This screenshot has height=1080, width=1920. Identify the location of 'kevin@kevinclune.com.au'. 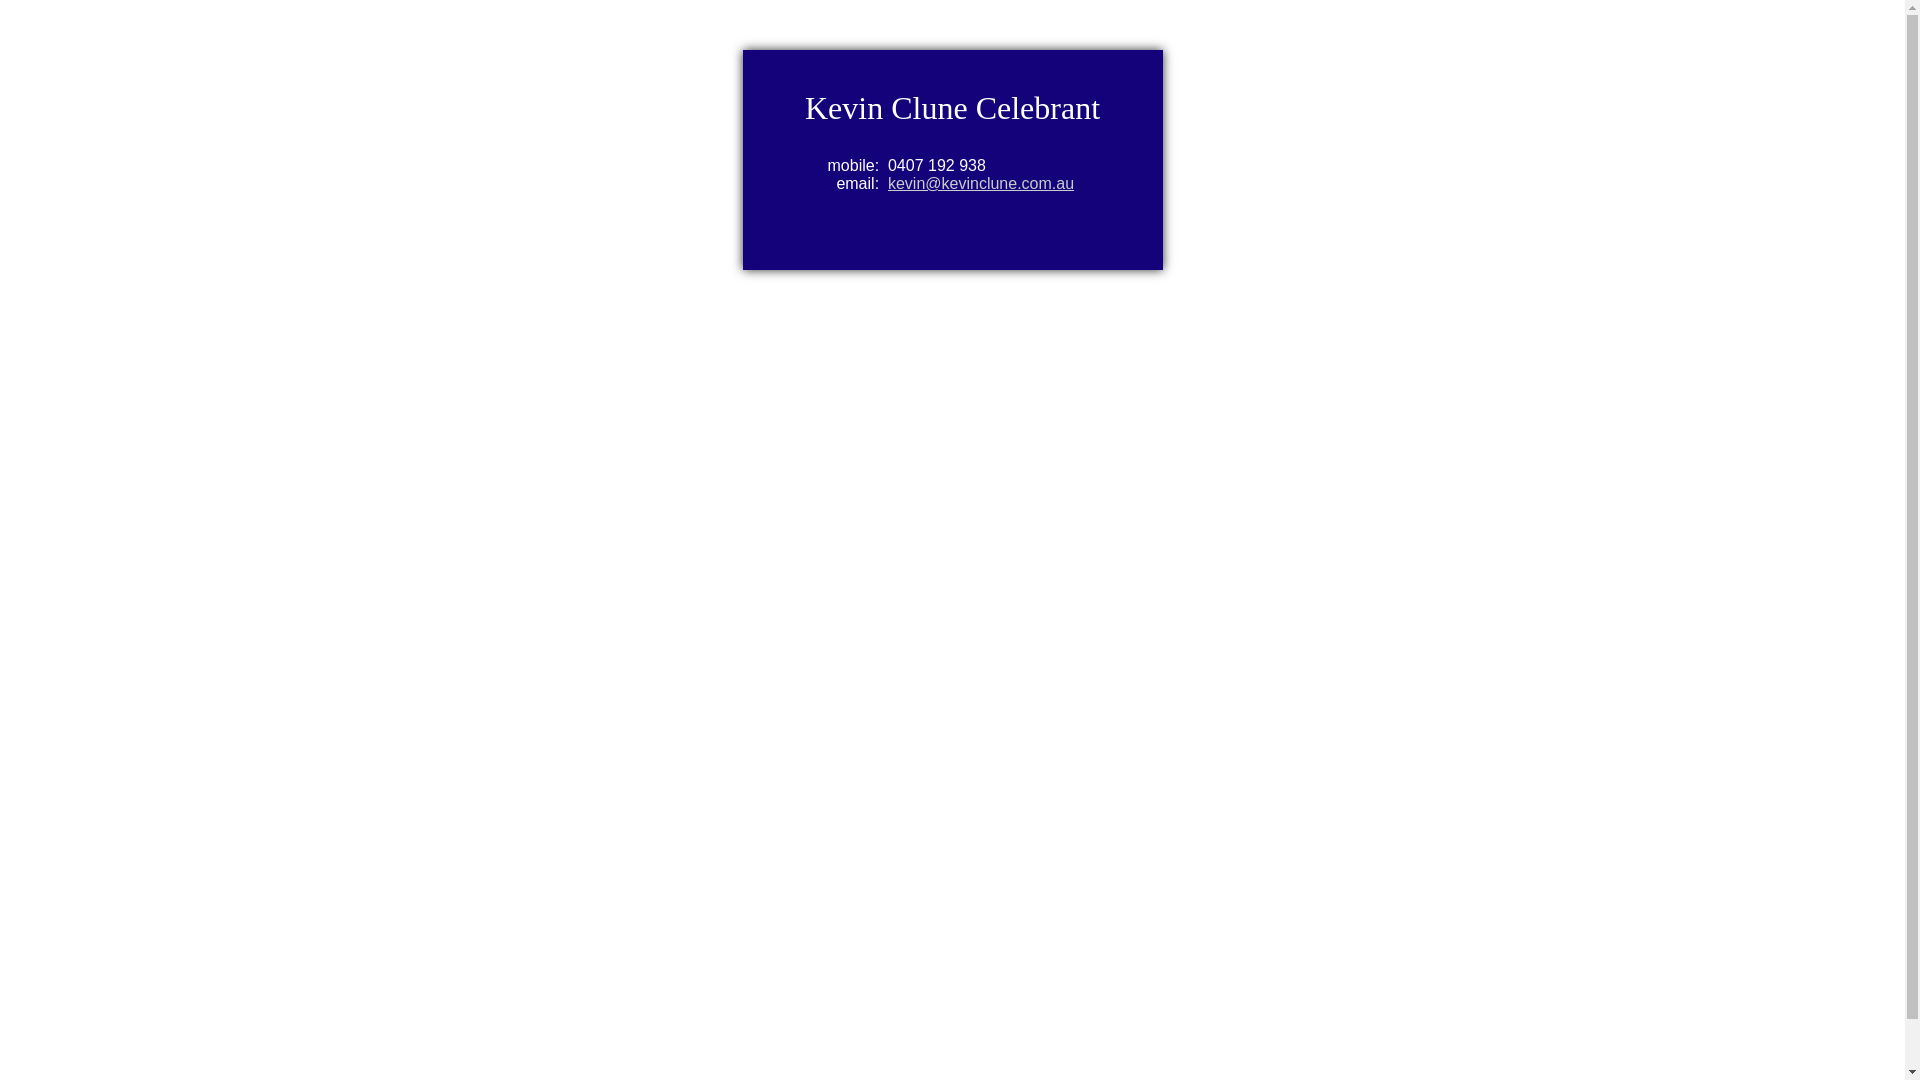
(980, 183).